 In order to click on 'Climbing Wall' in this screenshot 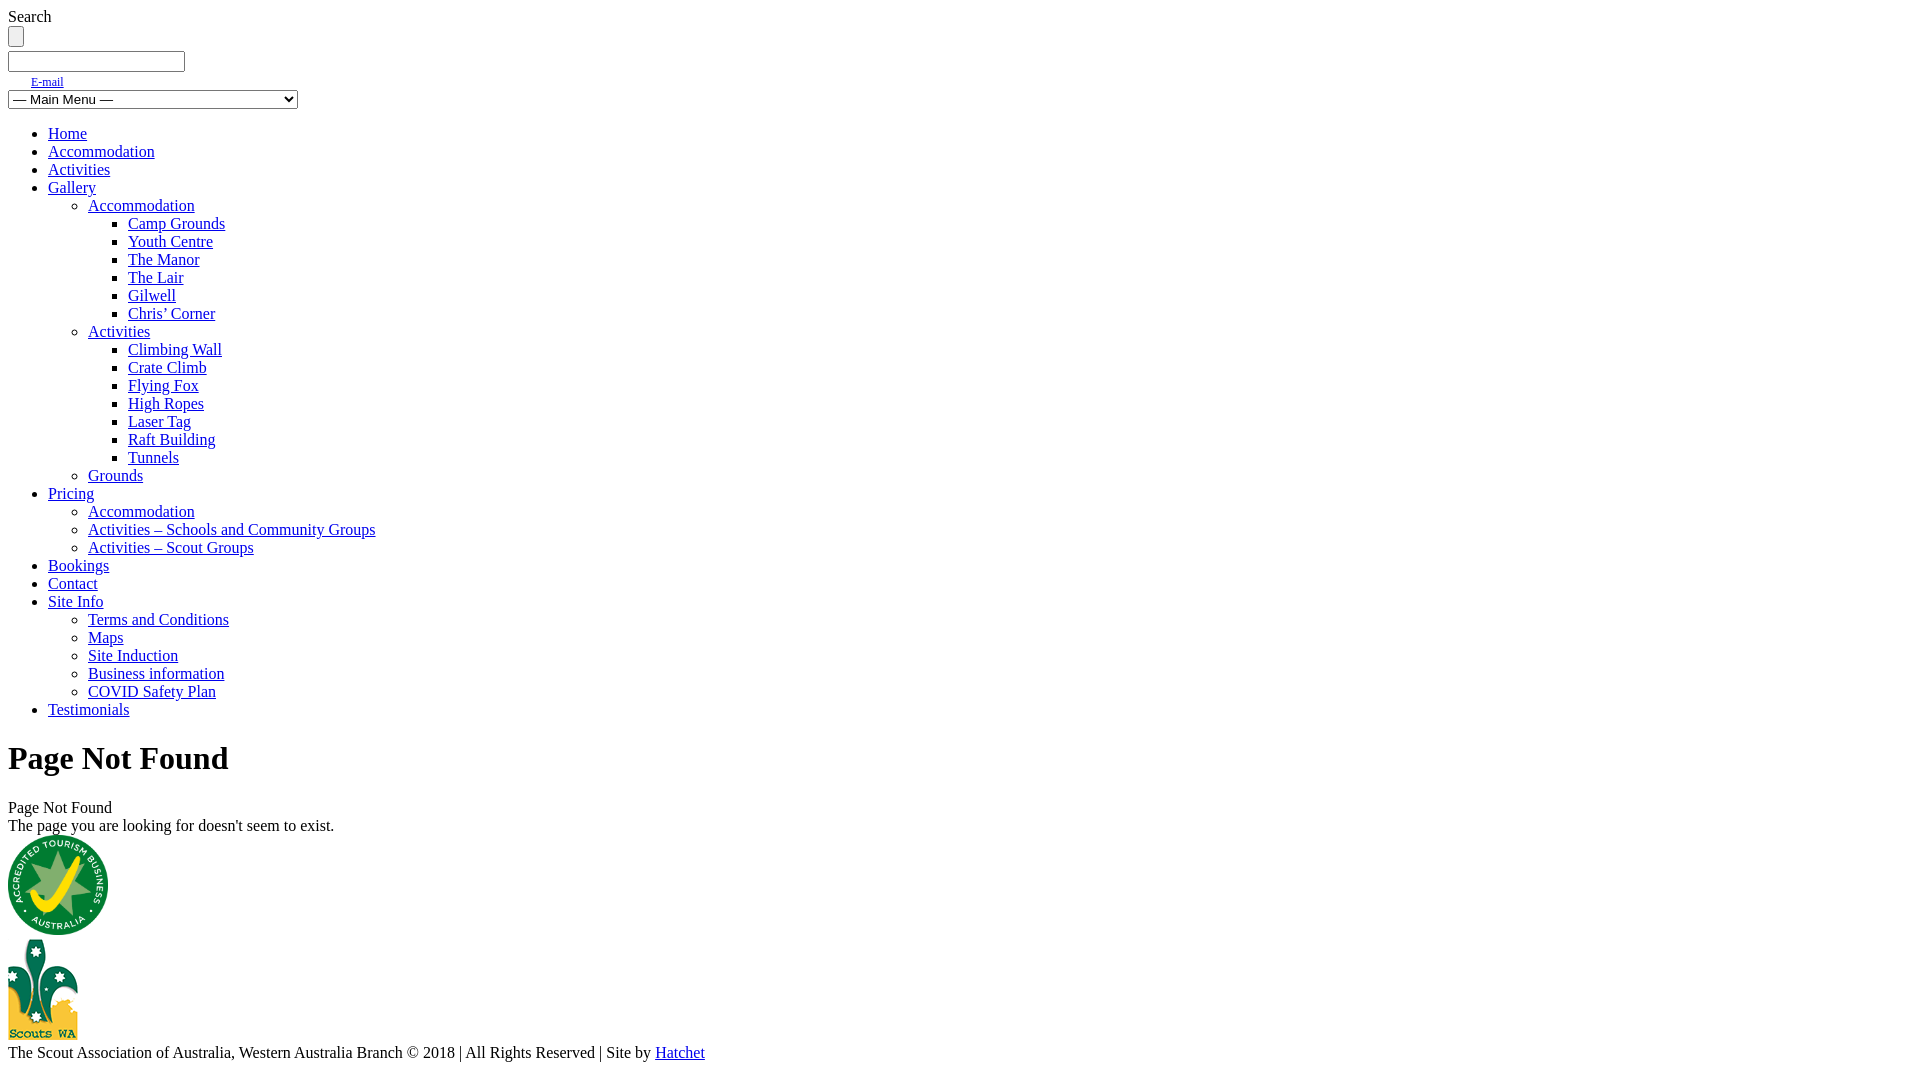, I will do `click(174, 348)`.